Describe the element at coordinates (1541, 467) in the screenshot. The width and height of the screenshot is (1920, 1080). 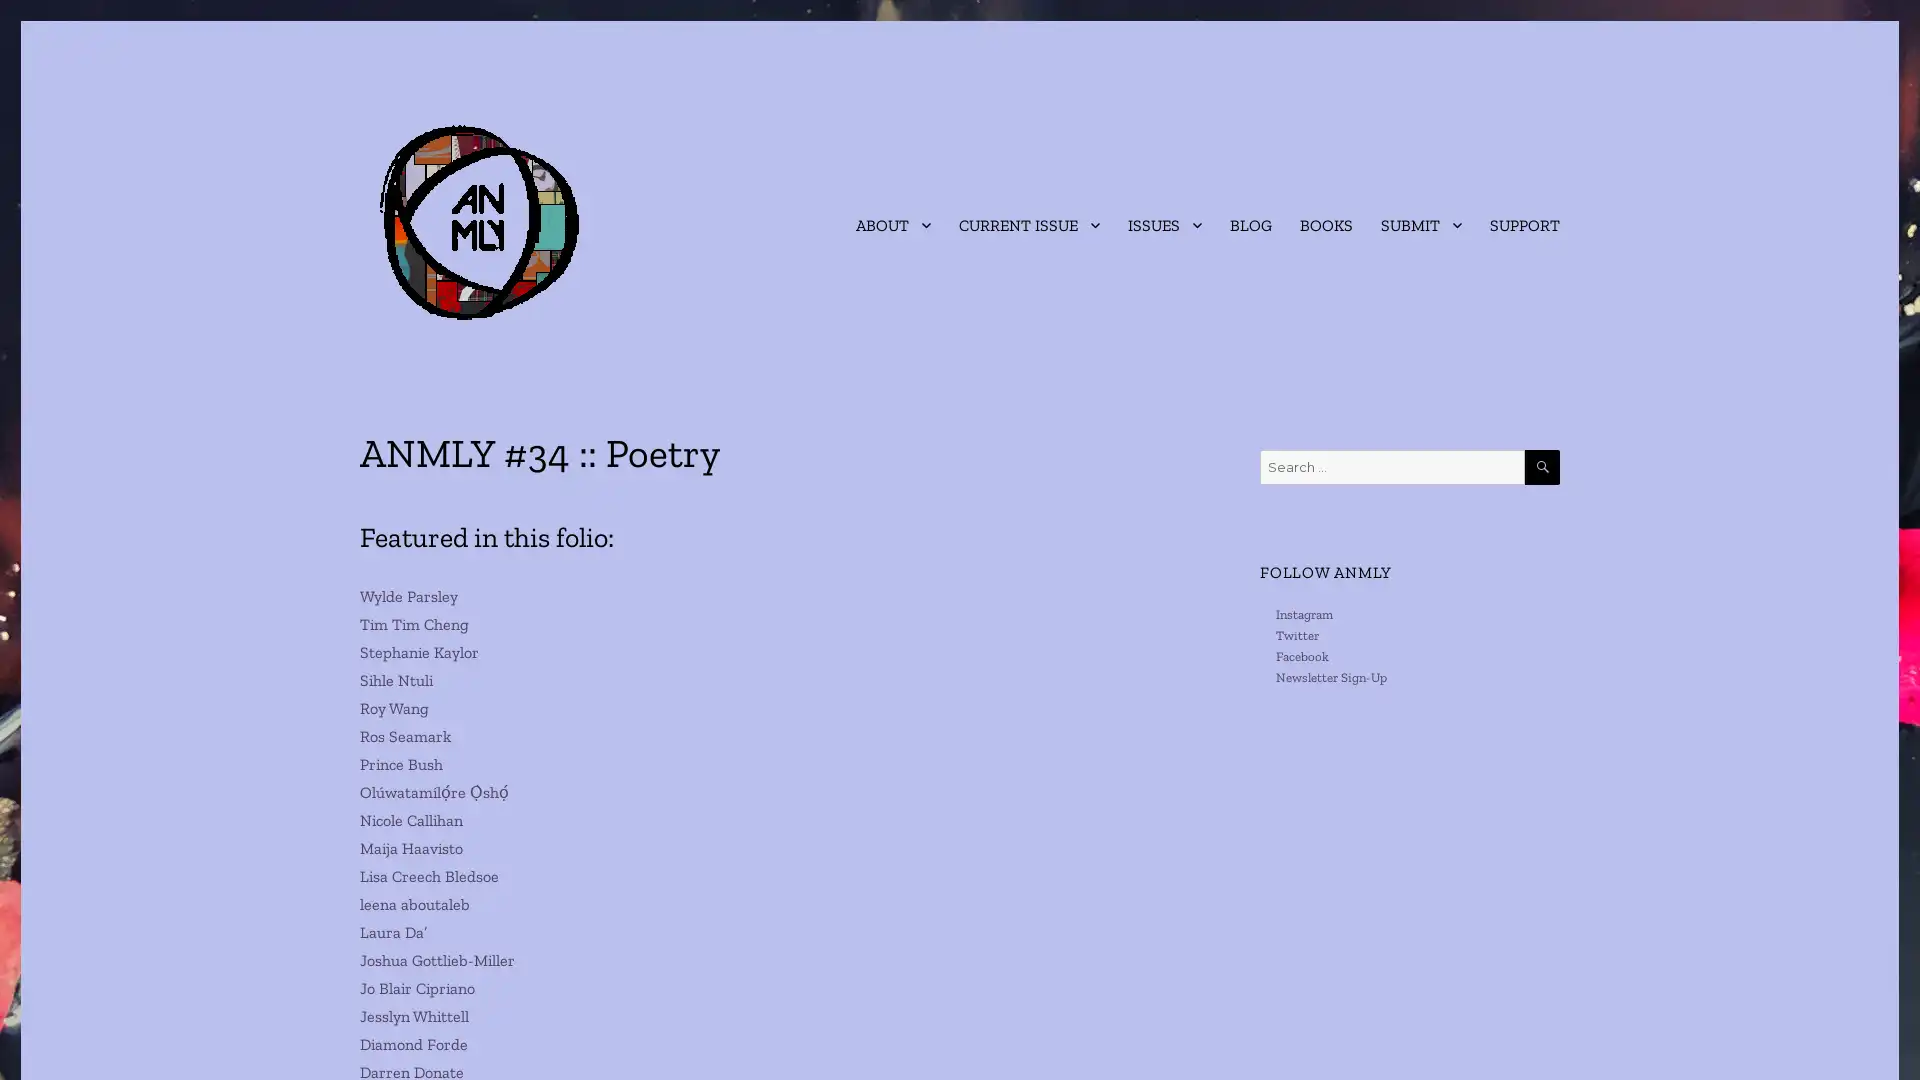
I see `SEARCH` at that location.